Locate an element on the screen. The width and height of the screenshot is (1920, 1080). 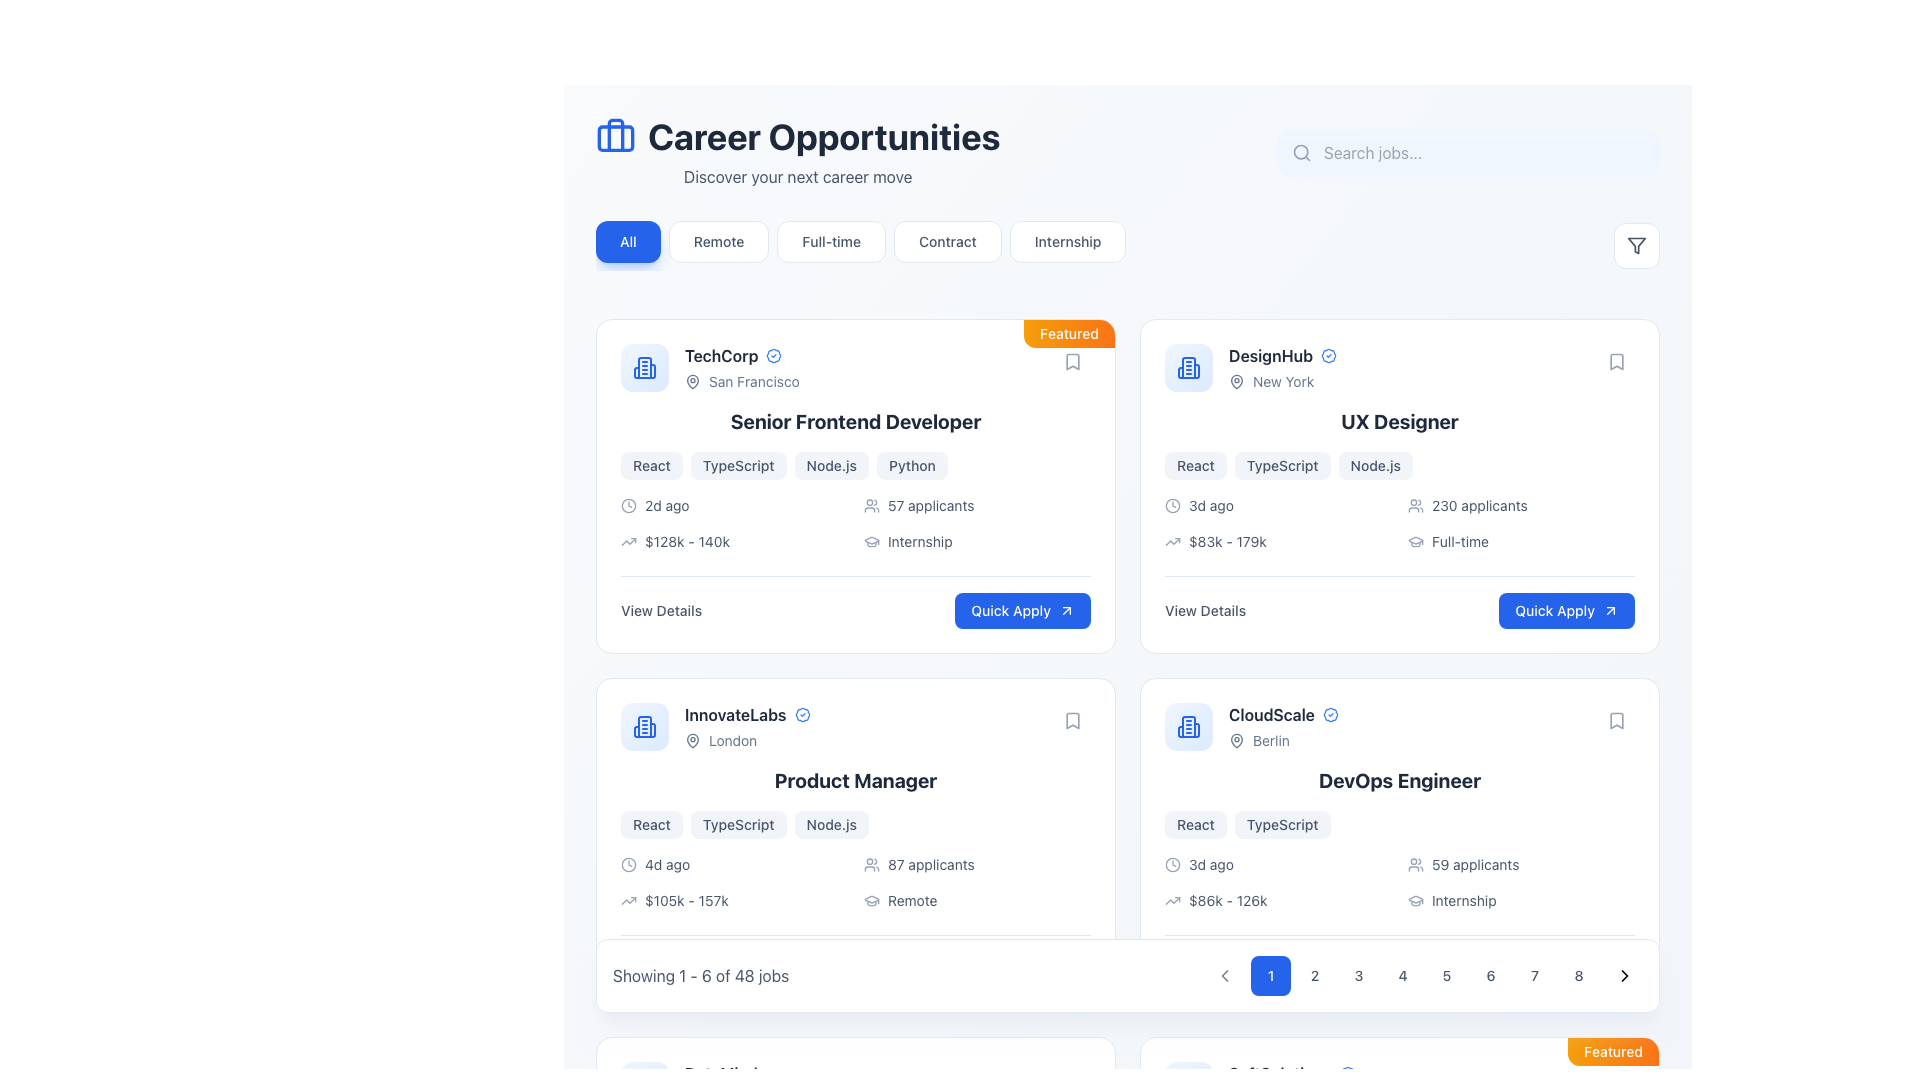
the button containing an SVG icon located in the pagination controls is located at coordinates (1223, 974).